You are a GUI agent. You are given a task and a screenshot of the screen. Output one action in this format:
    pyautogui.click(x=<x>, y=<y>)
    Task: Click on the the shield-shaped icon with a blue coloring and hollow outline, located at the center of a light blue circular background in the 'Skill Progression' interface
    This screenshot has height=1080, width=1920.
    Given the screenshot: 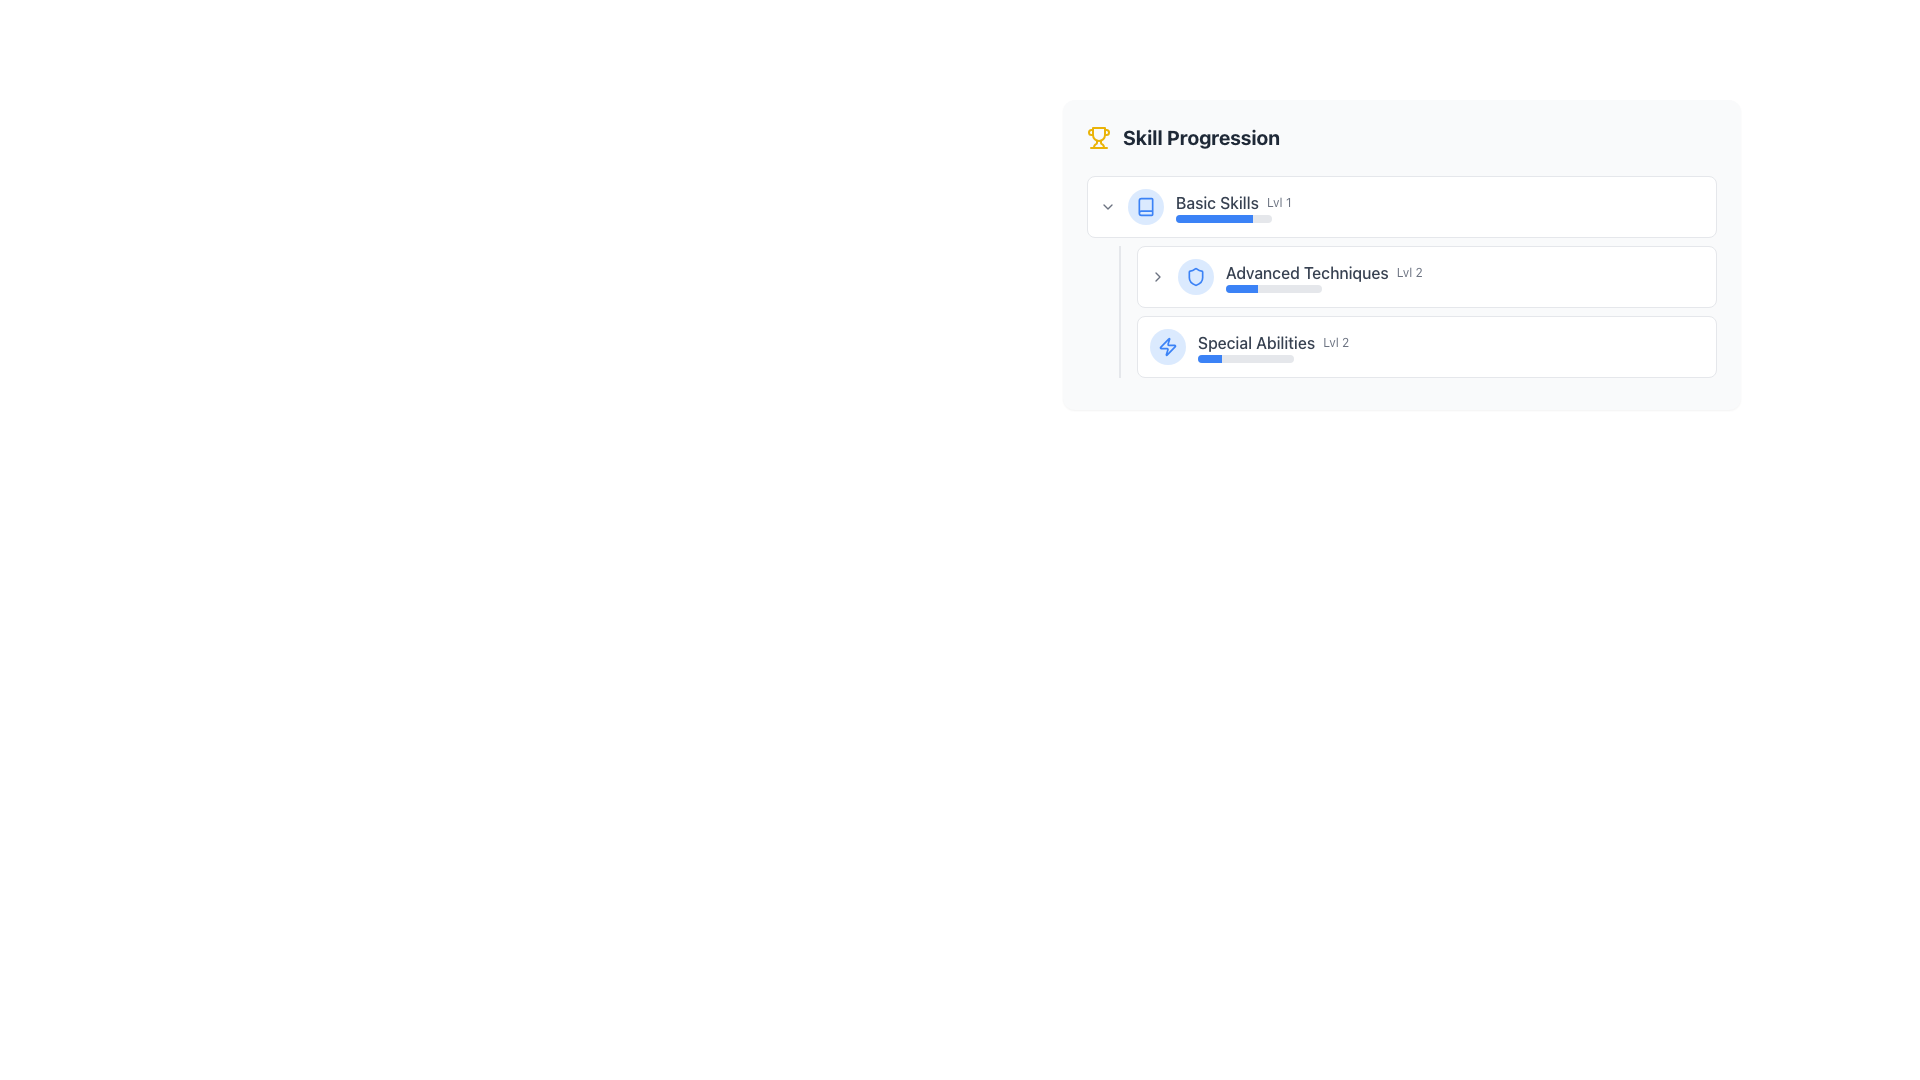 What is the action you would take?
    pyautogui.click(x=1195, y=277)
    